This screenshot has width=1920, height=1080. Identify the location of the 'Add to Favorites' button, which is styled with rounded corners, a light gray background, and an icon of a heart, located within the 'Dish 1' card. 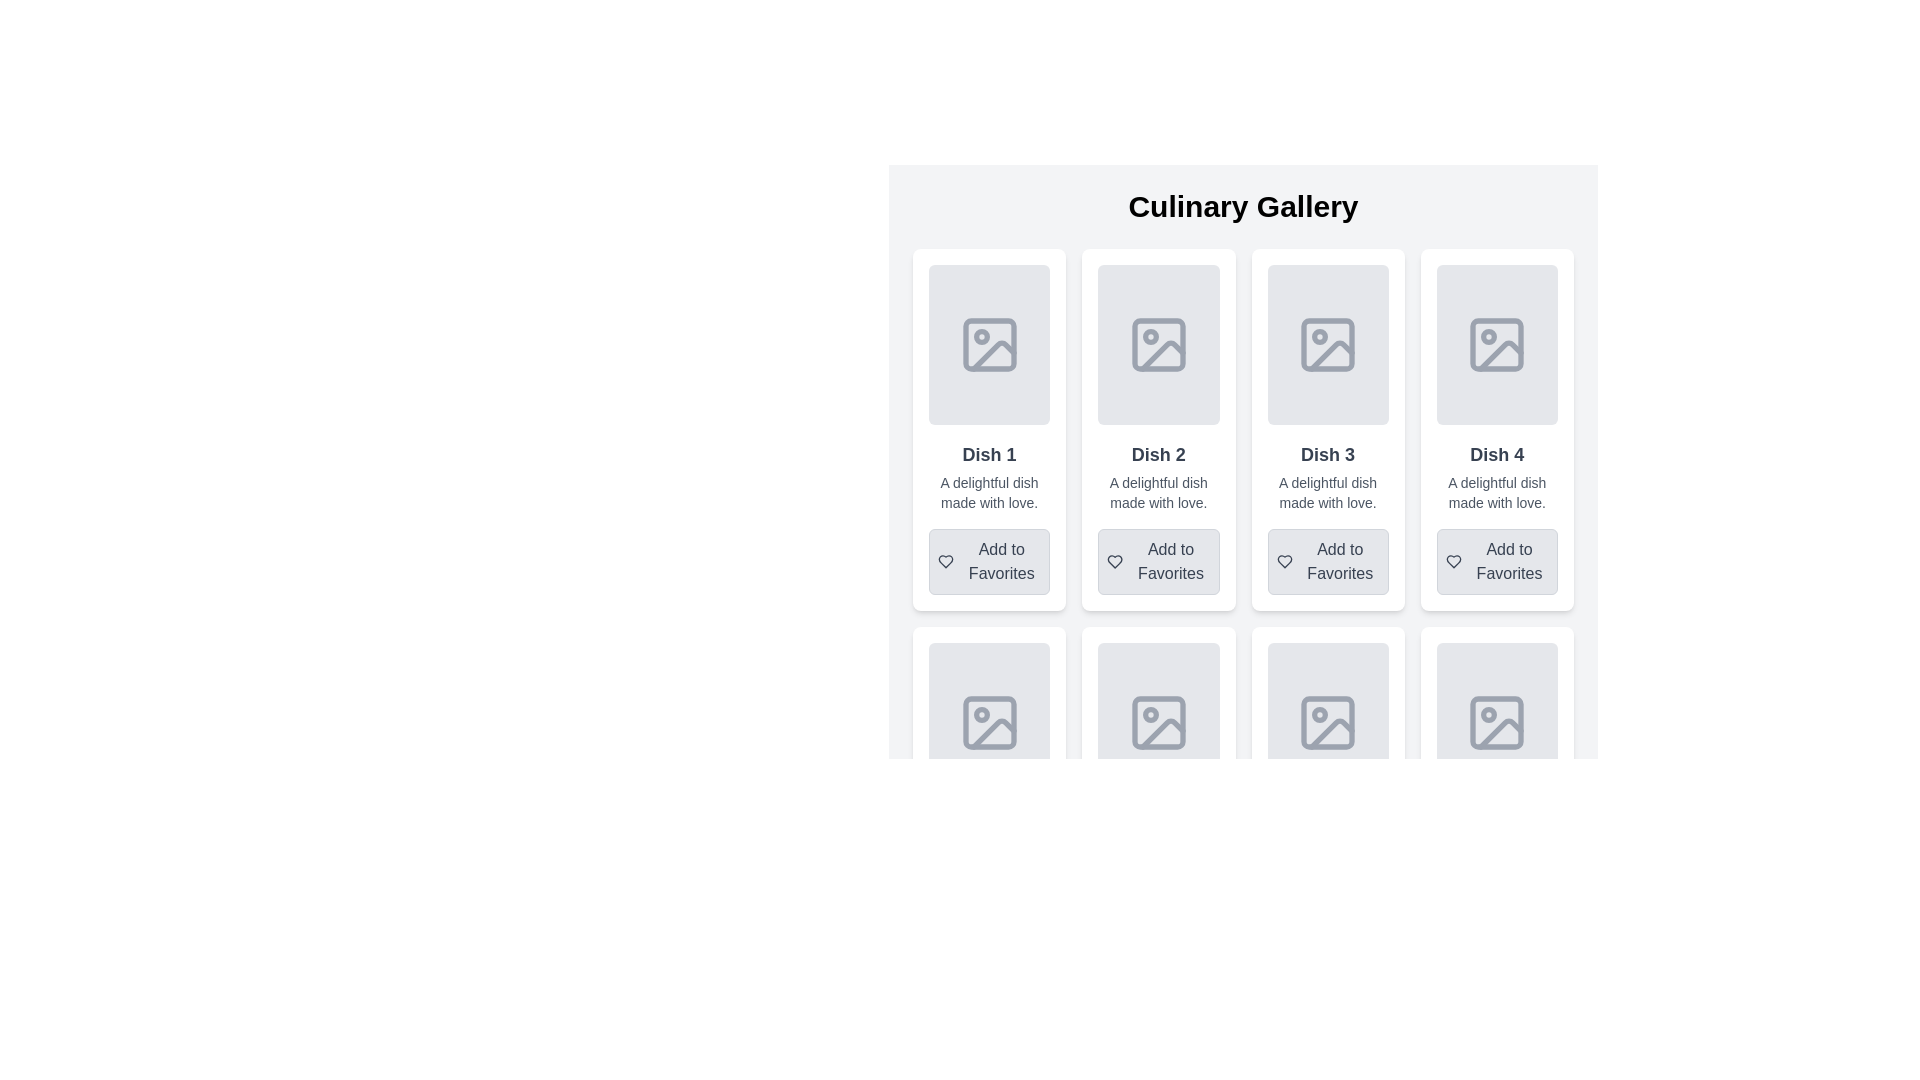
(989, 562).